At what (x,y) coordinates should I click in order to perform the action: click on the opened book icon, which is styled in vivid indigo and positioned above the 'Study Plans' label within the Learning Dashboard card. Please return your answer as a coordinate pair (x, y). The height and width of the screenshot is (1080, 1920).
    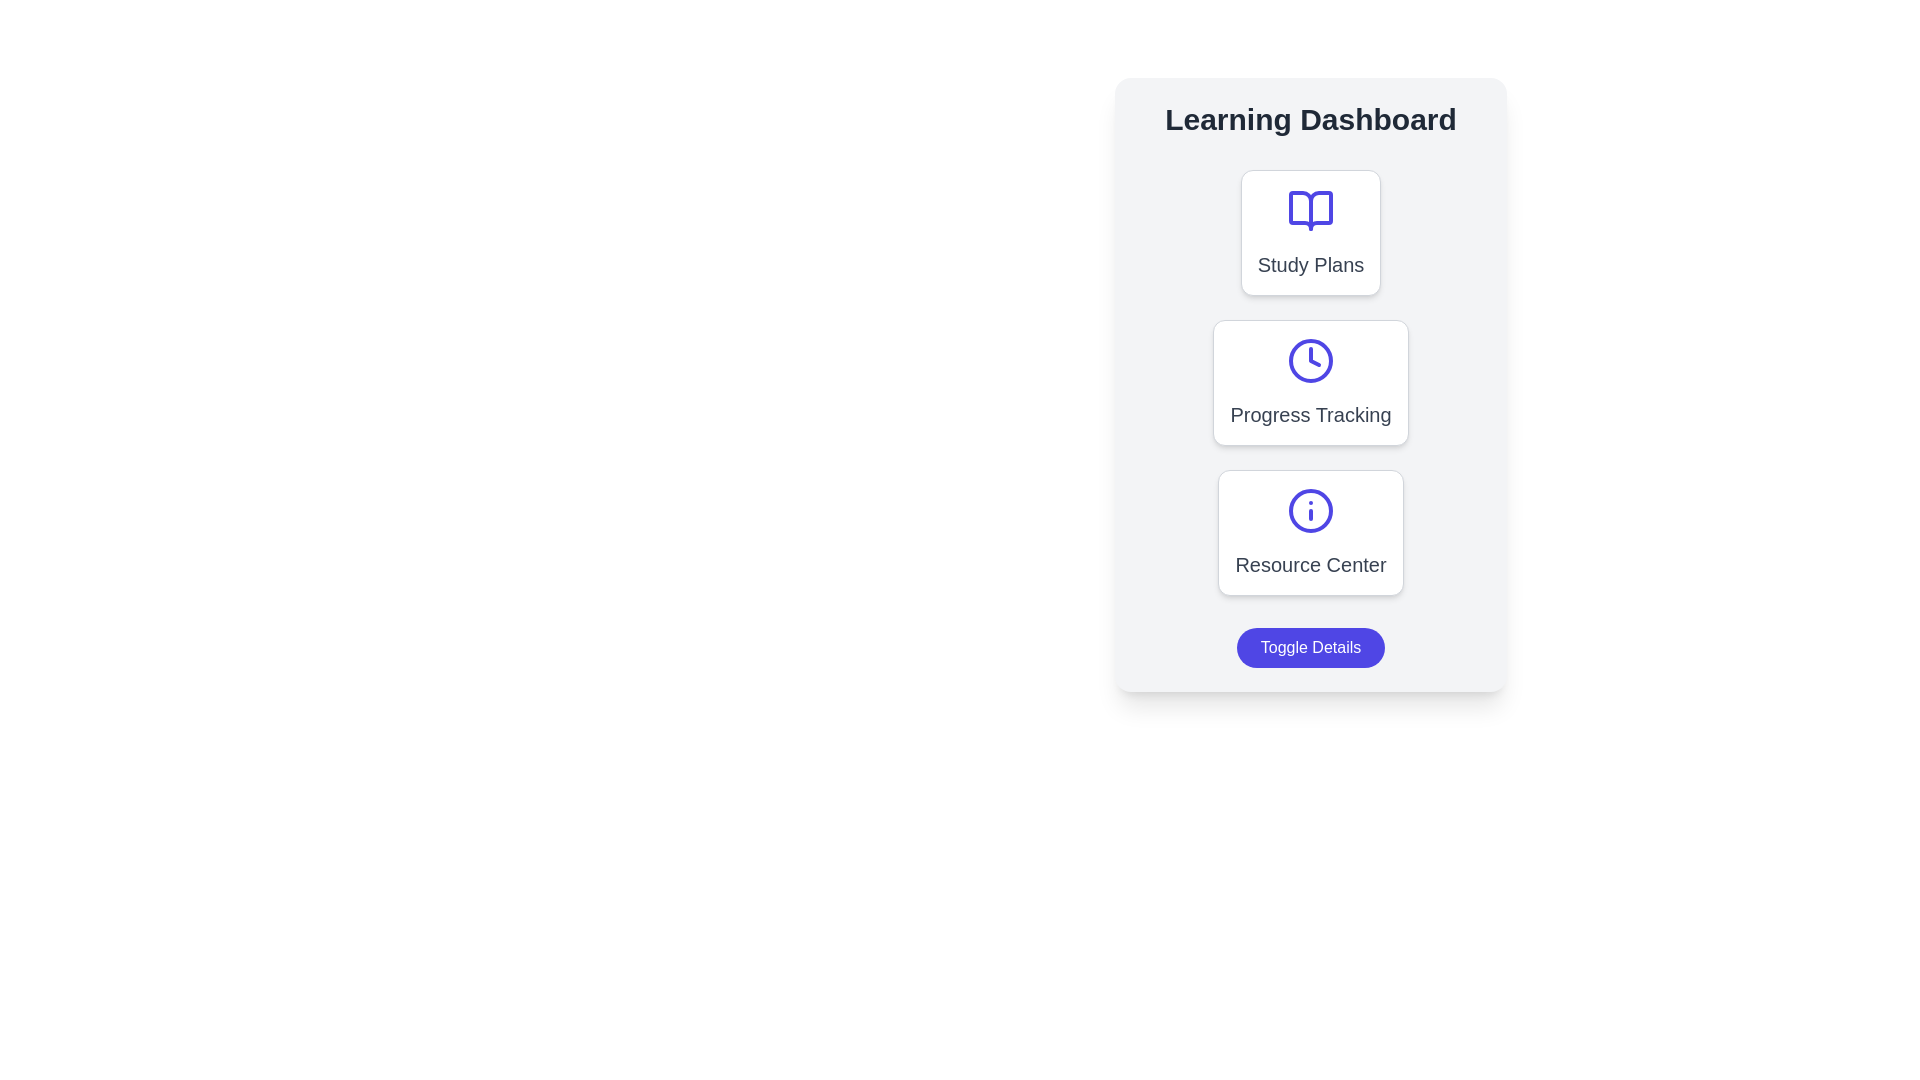
    Looking at the image, I should click on (1310, 211).